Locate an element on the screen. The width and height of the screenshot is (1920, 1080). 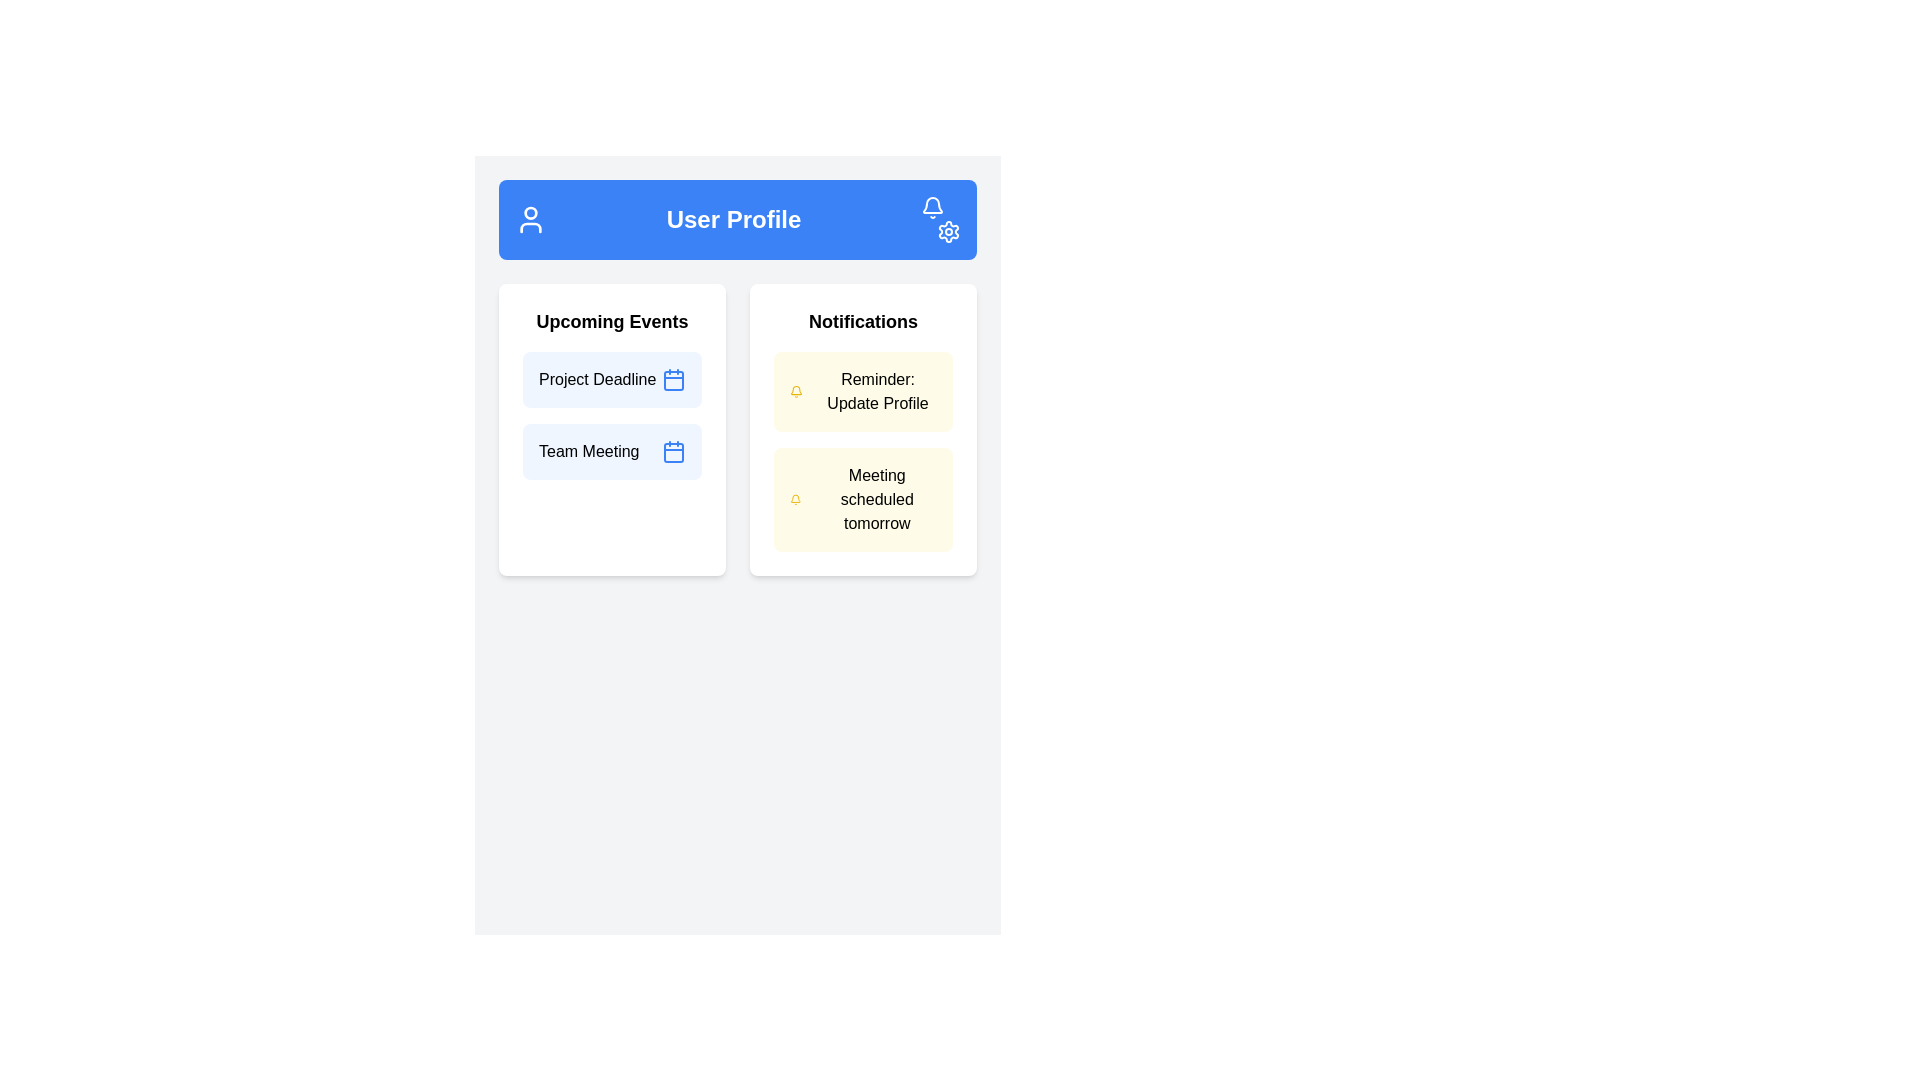
the SVG element representing a calendar date cell located near the bottom-right corner inside the calendar icon, which is to the right of the 'Project Deadline' text in the 'Upcoming Events' section is located at coordinates (673, 381).